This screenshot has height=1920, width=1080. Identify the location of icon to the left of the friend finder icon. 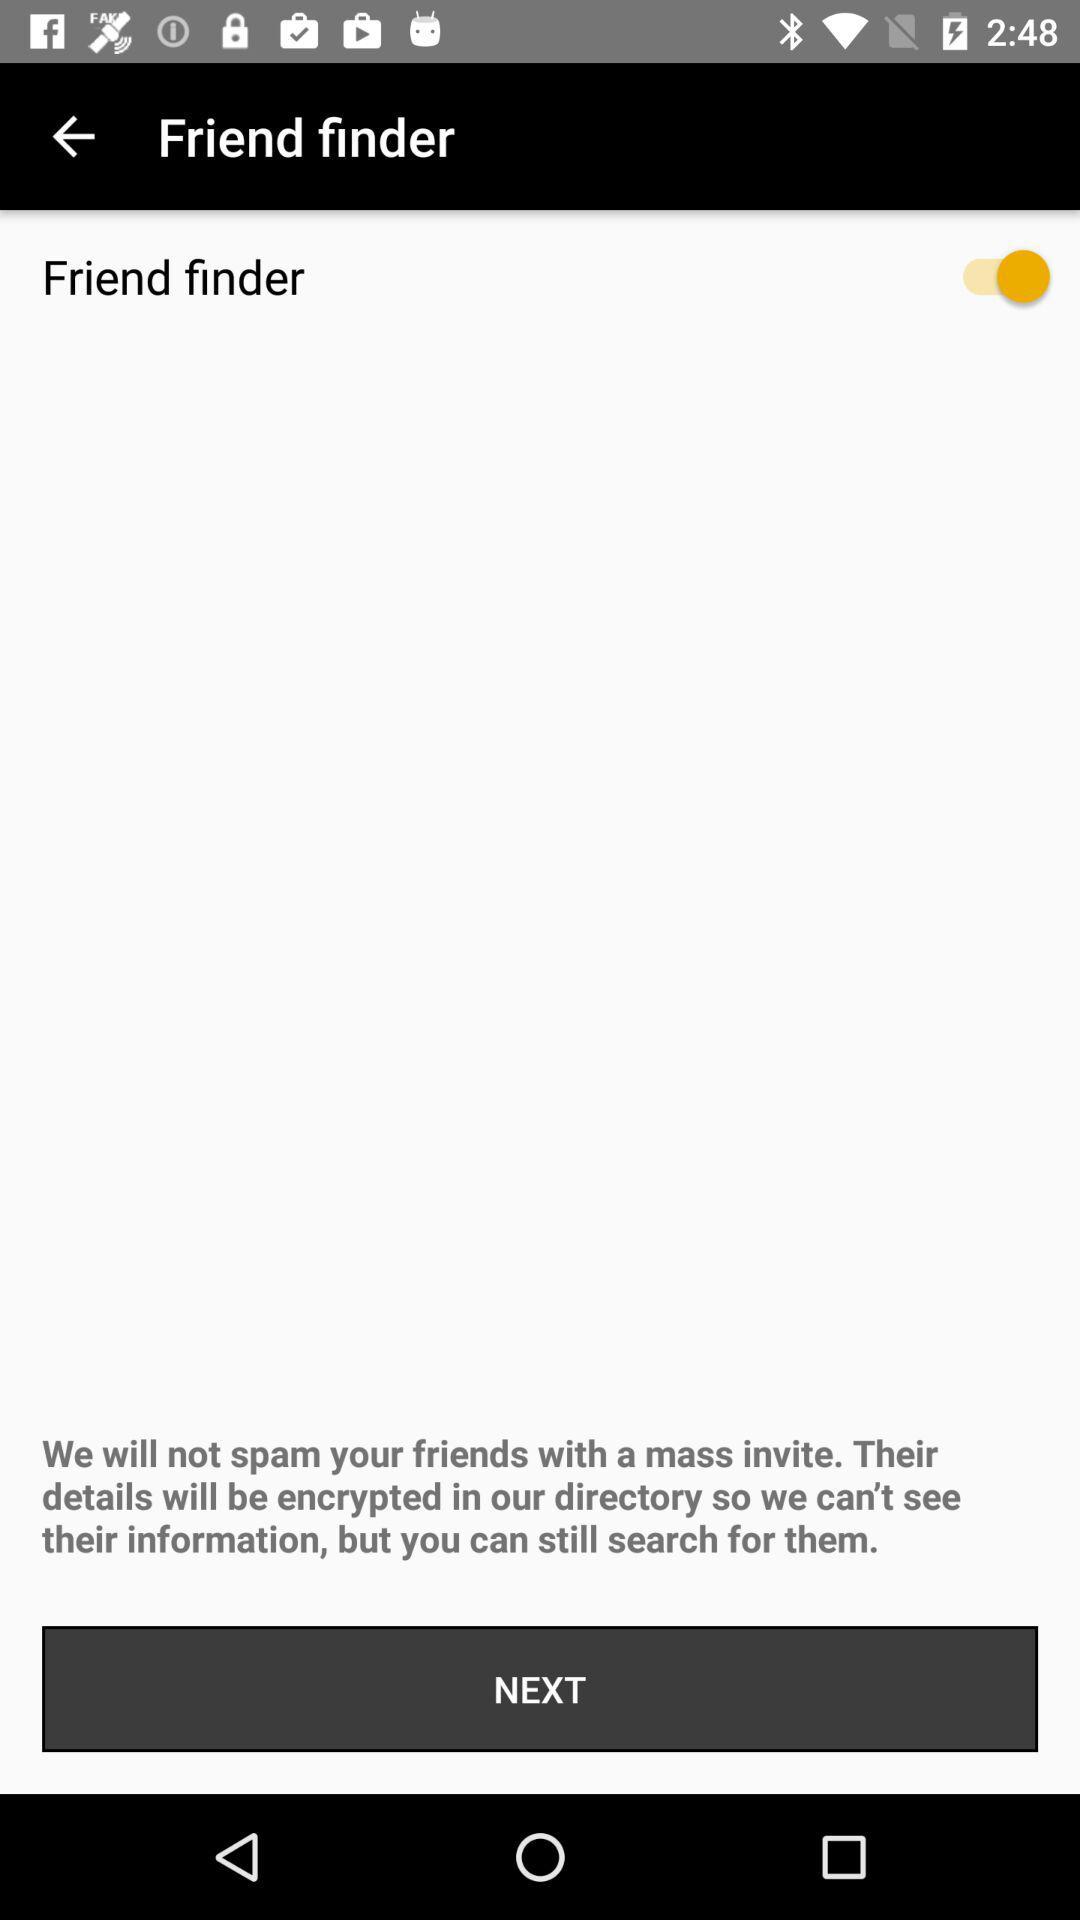
(72, 135).